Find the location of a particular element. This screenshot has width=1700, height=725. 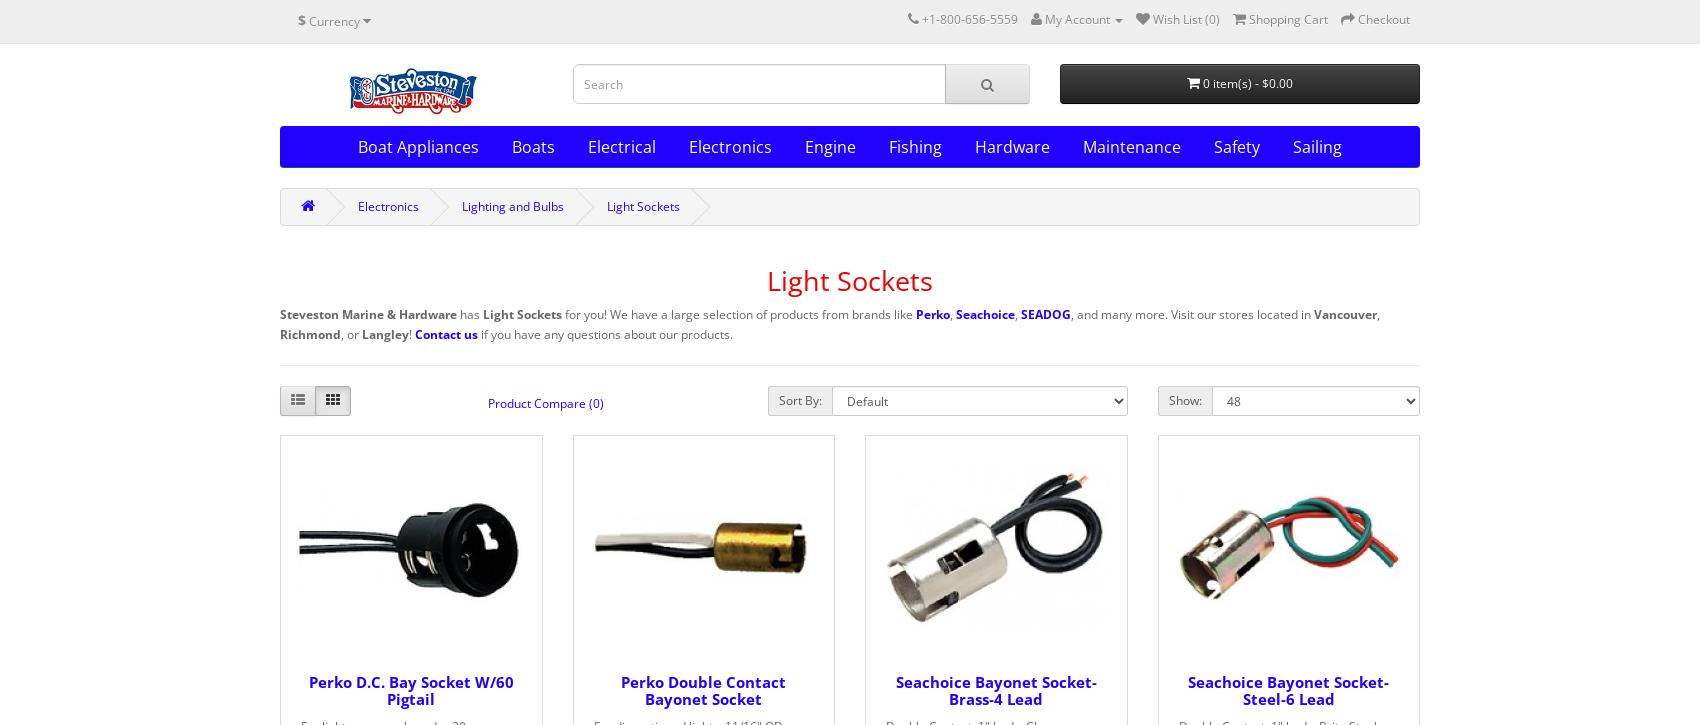

'Steveston Marine & Hardware' is located at coordinates (279, 314).